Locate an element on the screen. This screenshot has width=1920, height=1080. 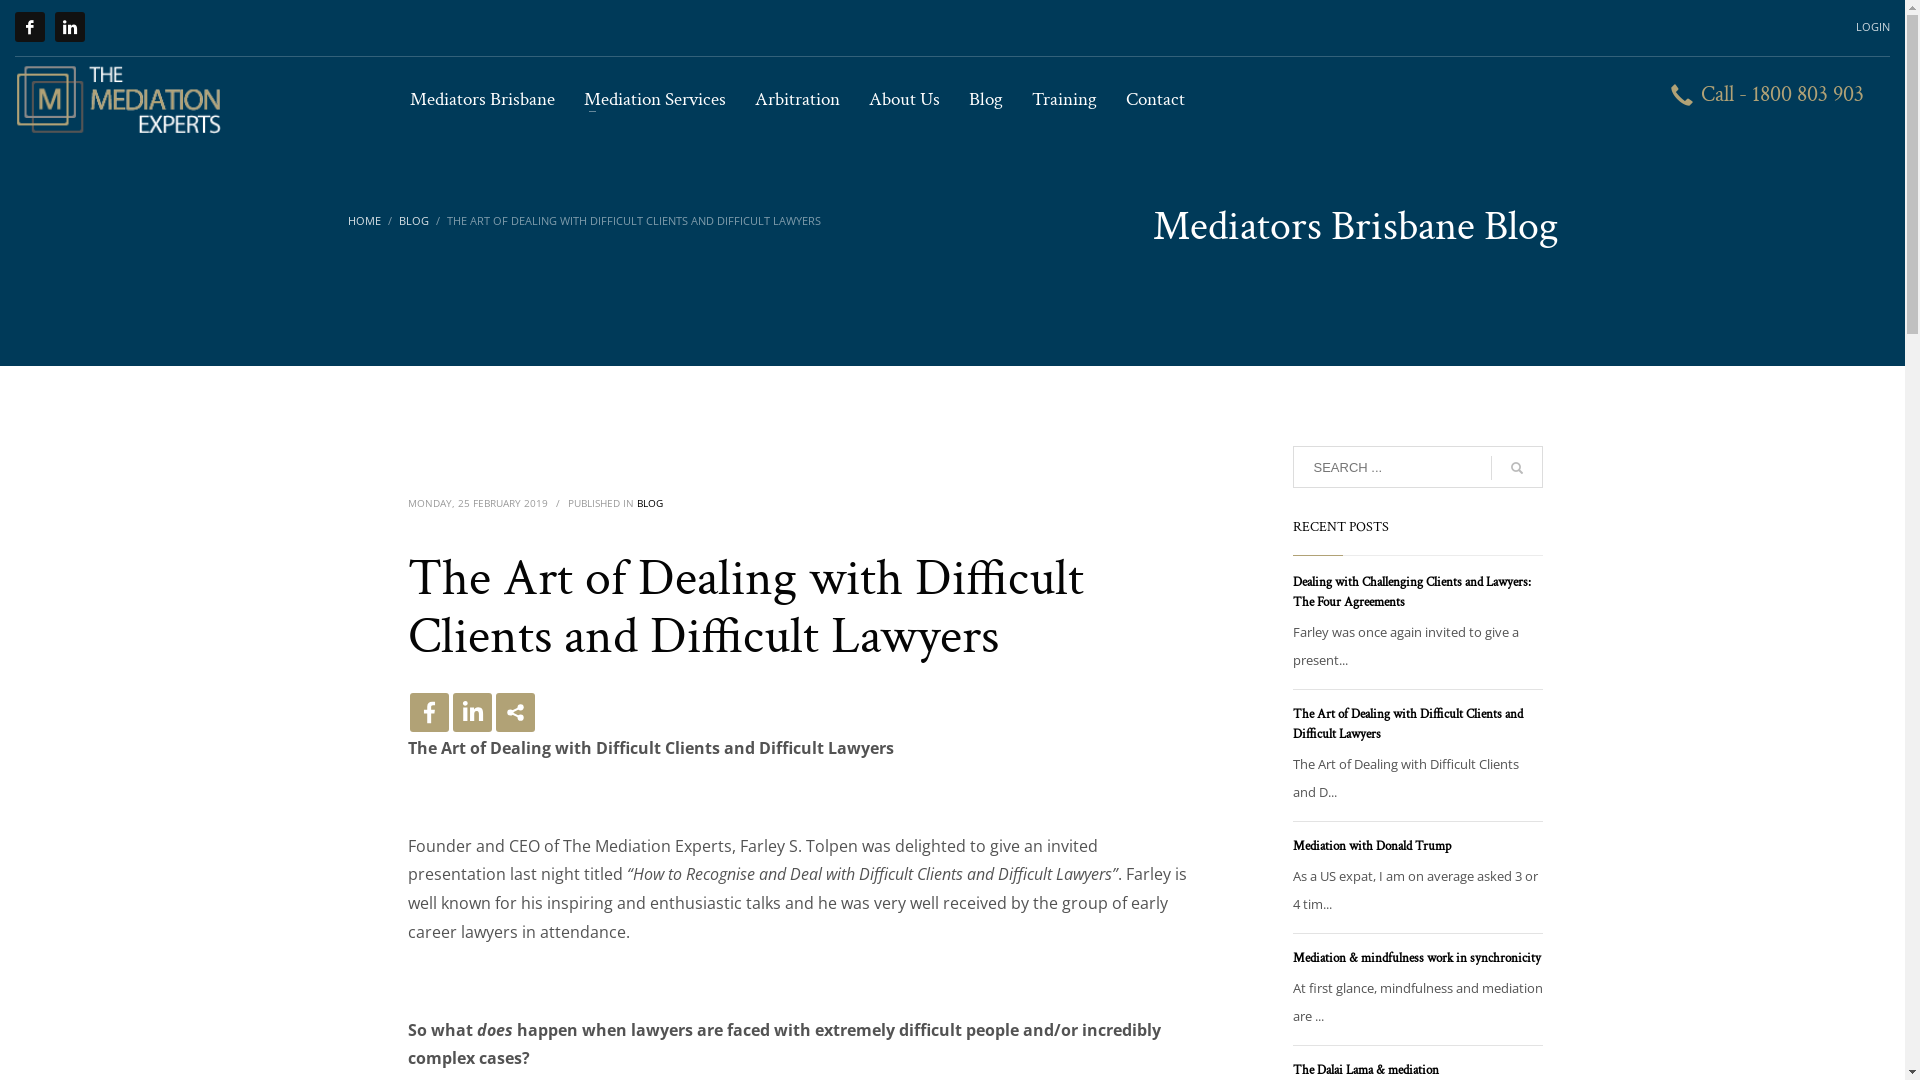
'Facebook' is located at coordinates (29, 27).